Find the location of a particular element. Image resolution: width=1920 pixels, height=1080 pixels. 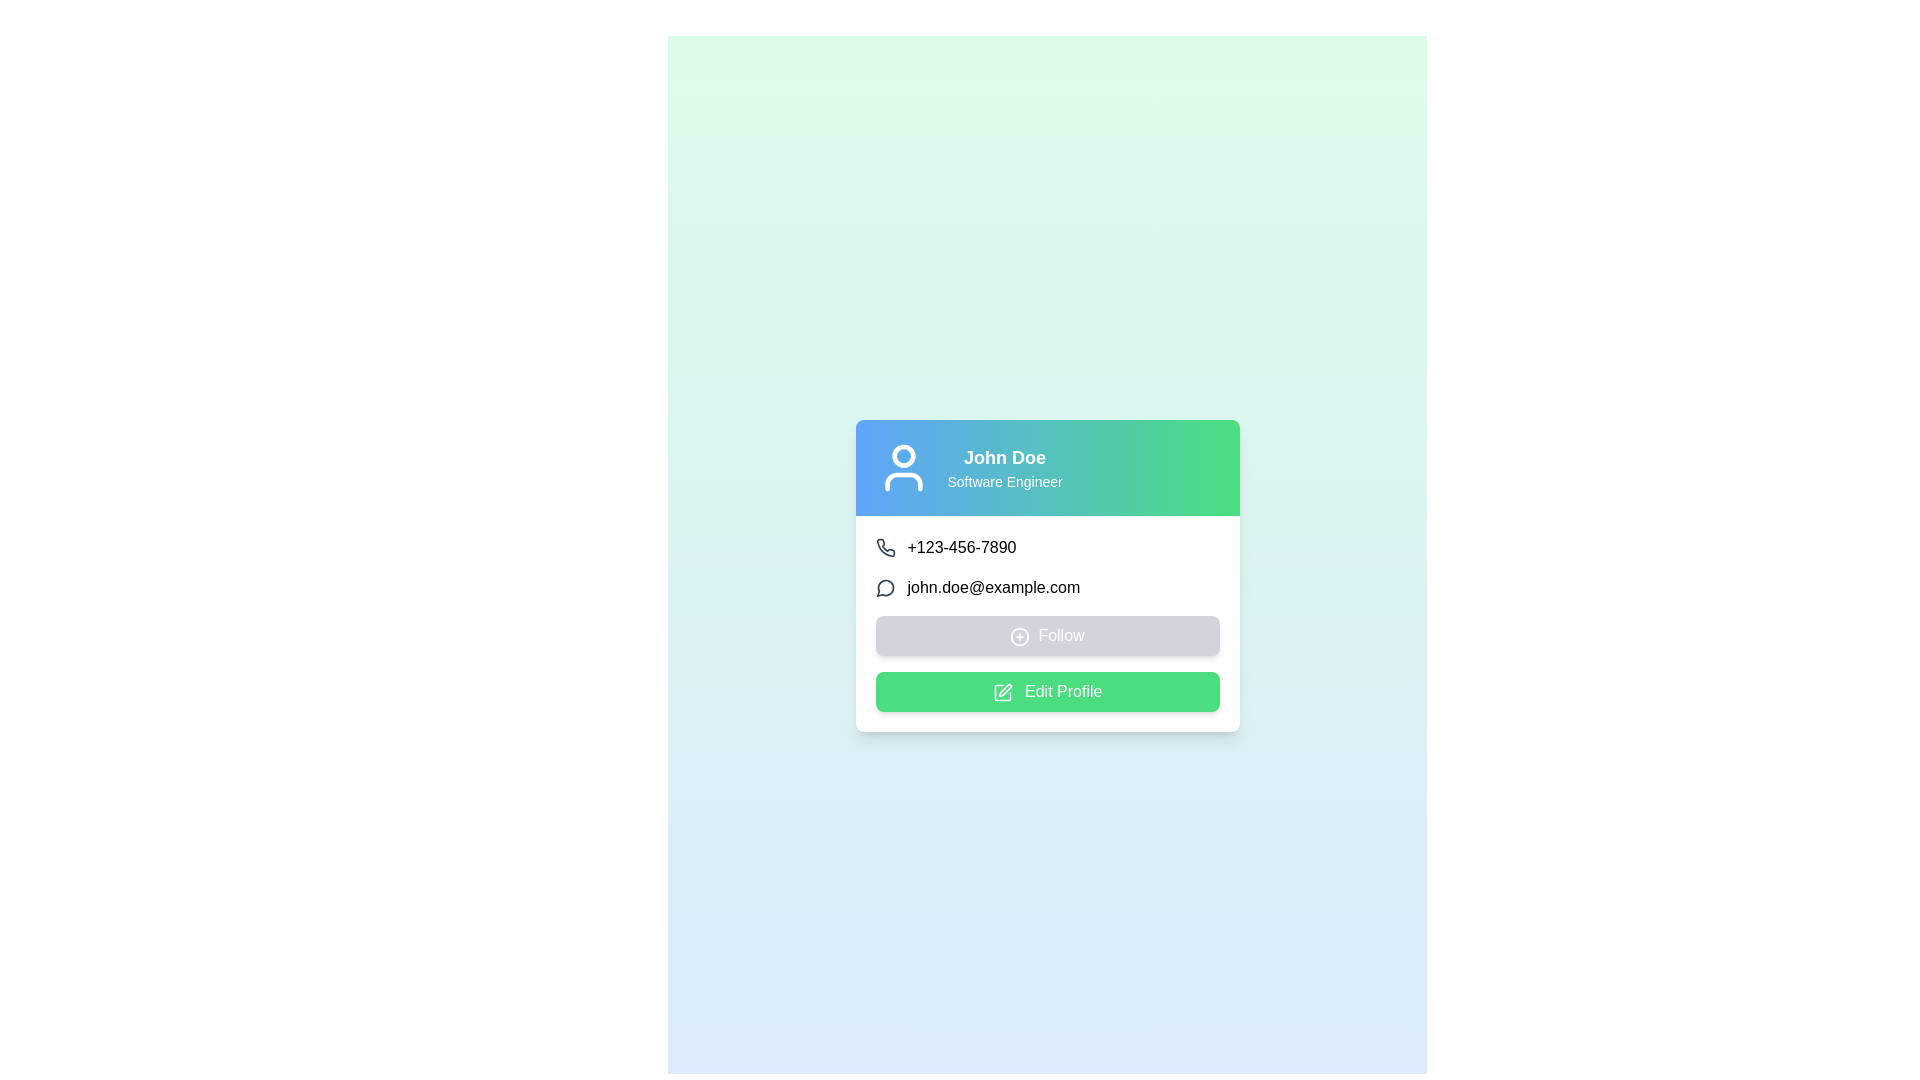

the text display that shows the user's name and job title, located in the header area of the card layout, to the right of the circular user icon is located at coordinates (1005, 467).